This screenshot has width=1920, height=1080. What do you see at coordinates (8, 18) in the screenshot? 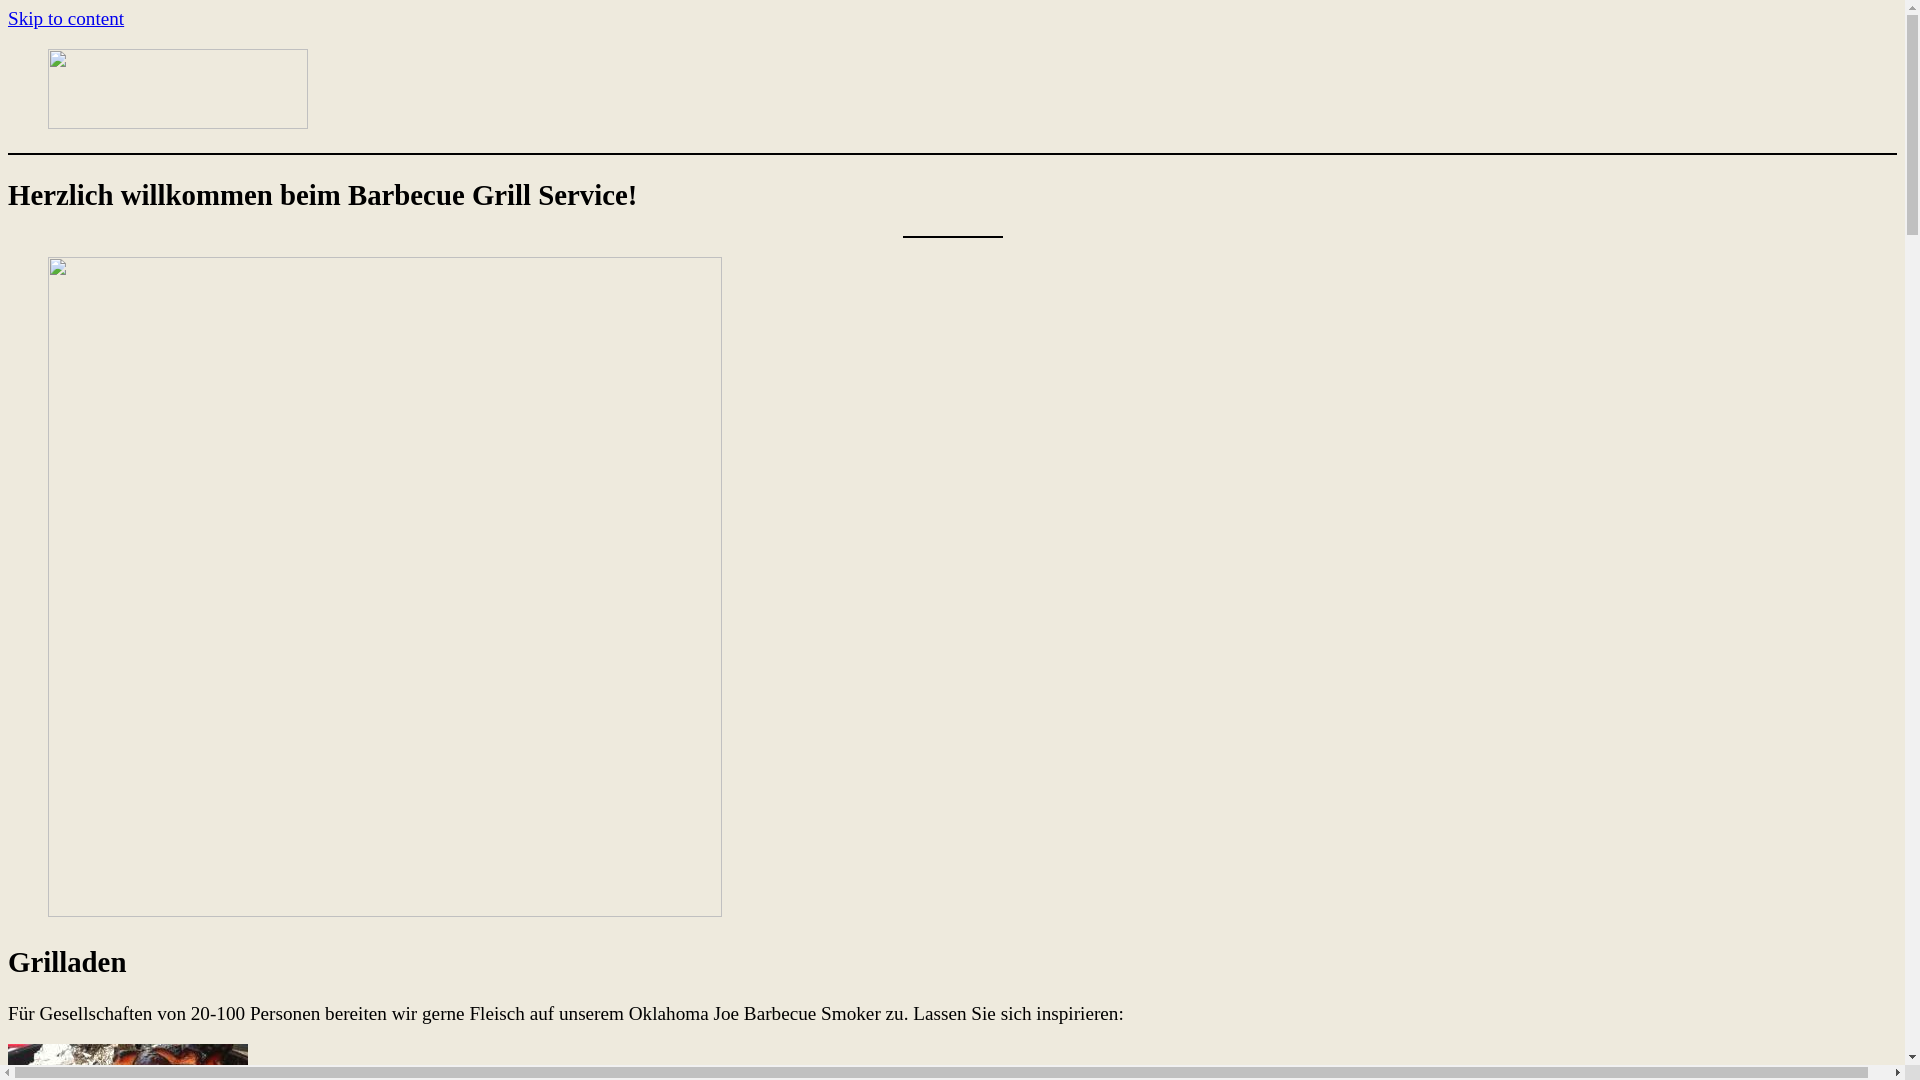
I see `'Skip to content'` at bounding box center [8, 18].